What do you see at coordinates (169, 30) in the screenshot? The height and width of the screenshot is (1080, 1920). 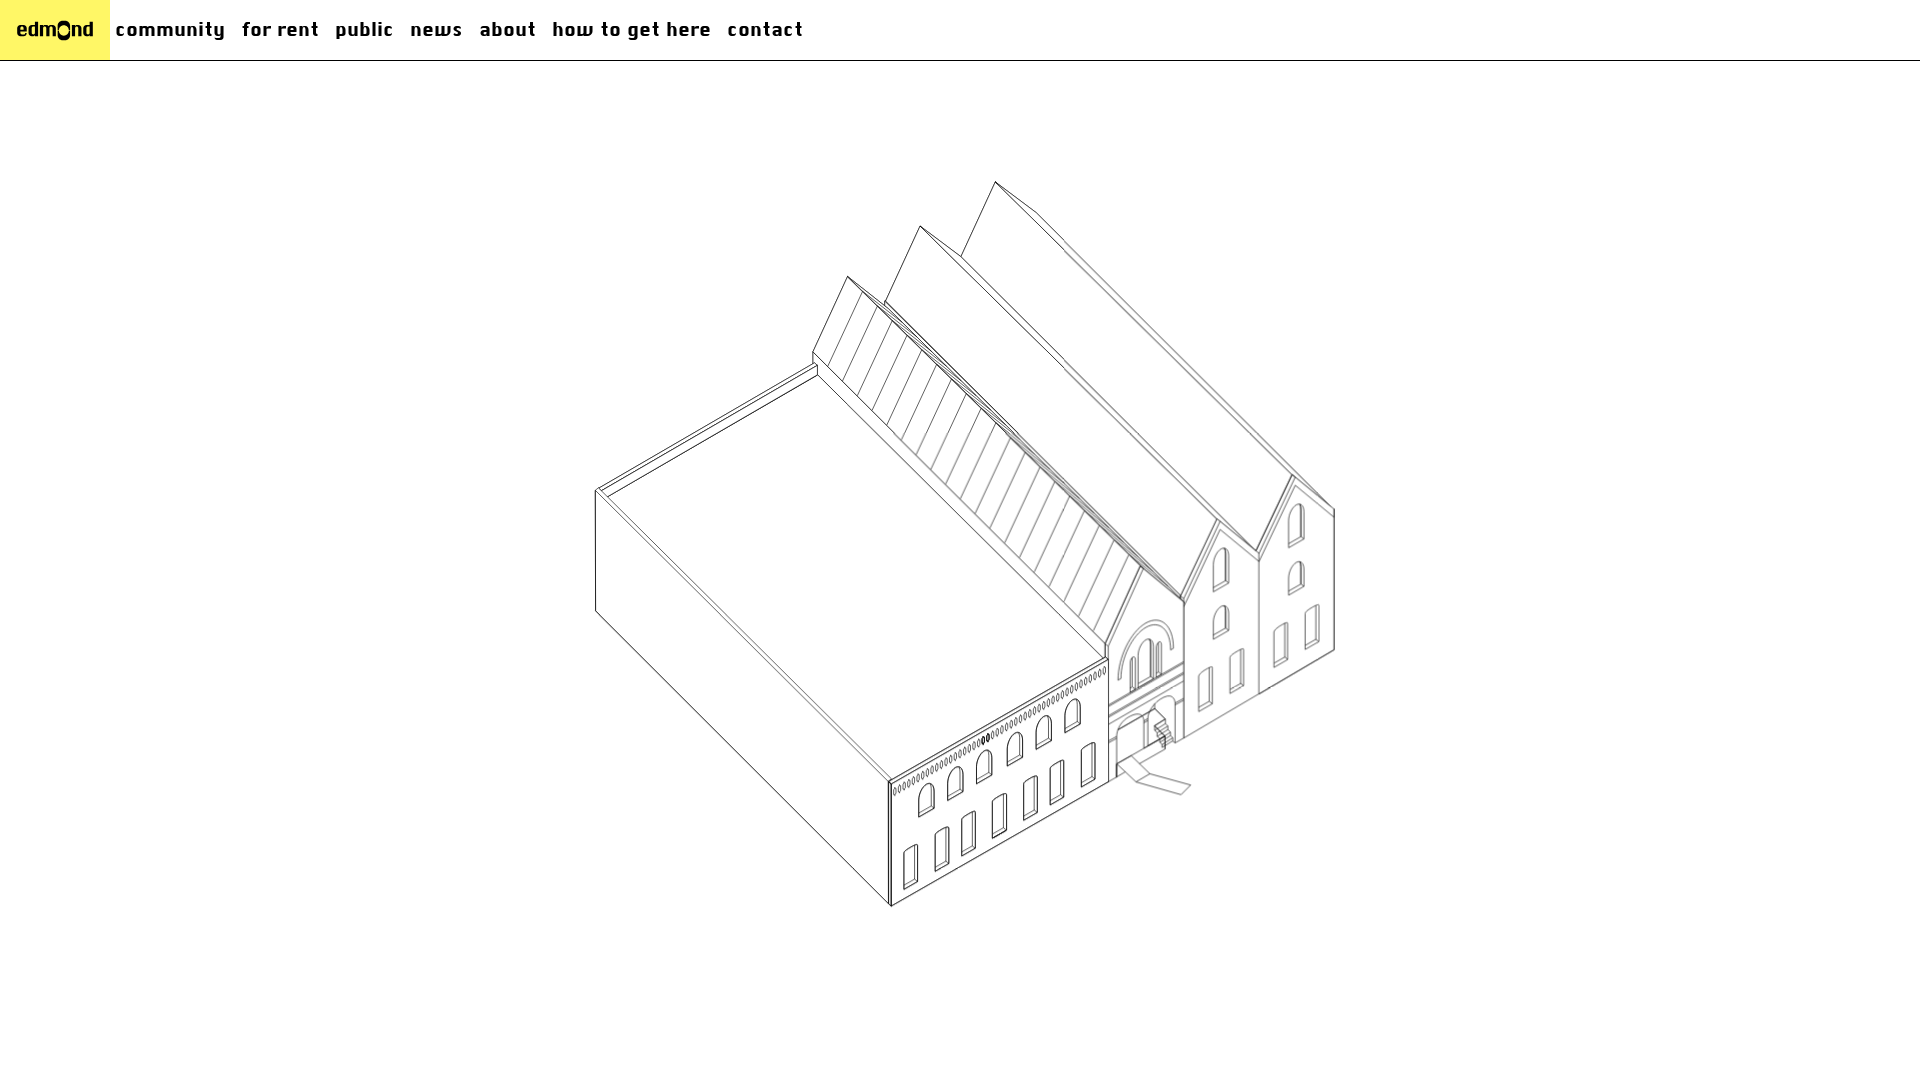 I see `'community'` at bounding box center [169, 30].